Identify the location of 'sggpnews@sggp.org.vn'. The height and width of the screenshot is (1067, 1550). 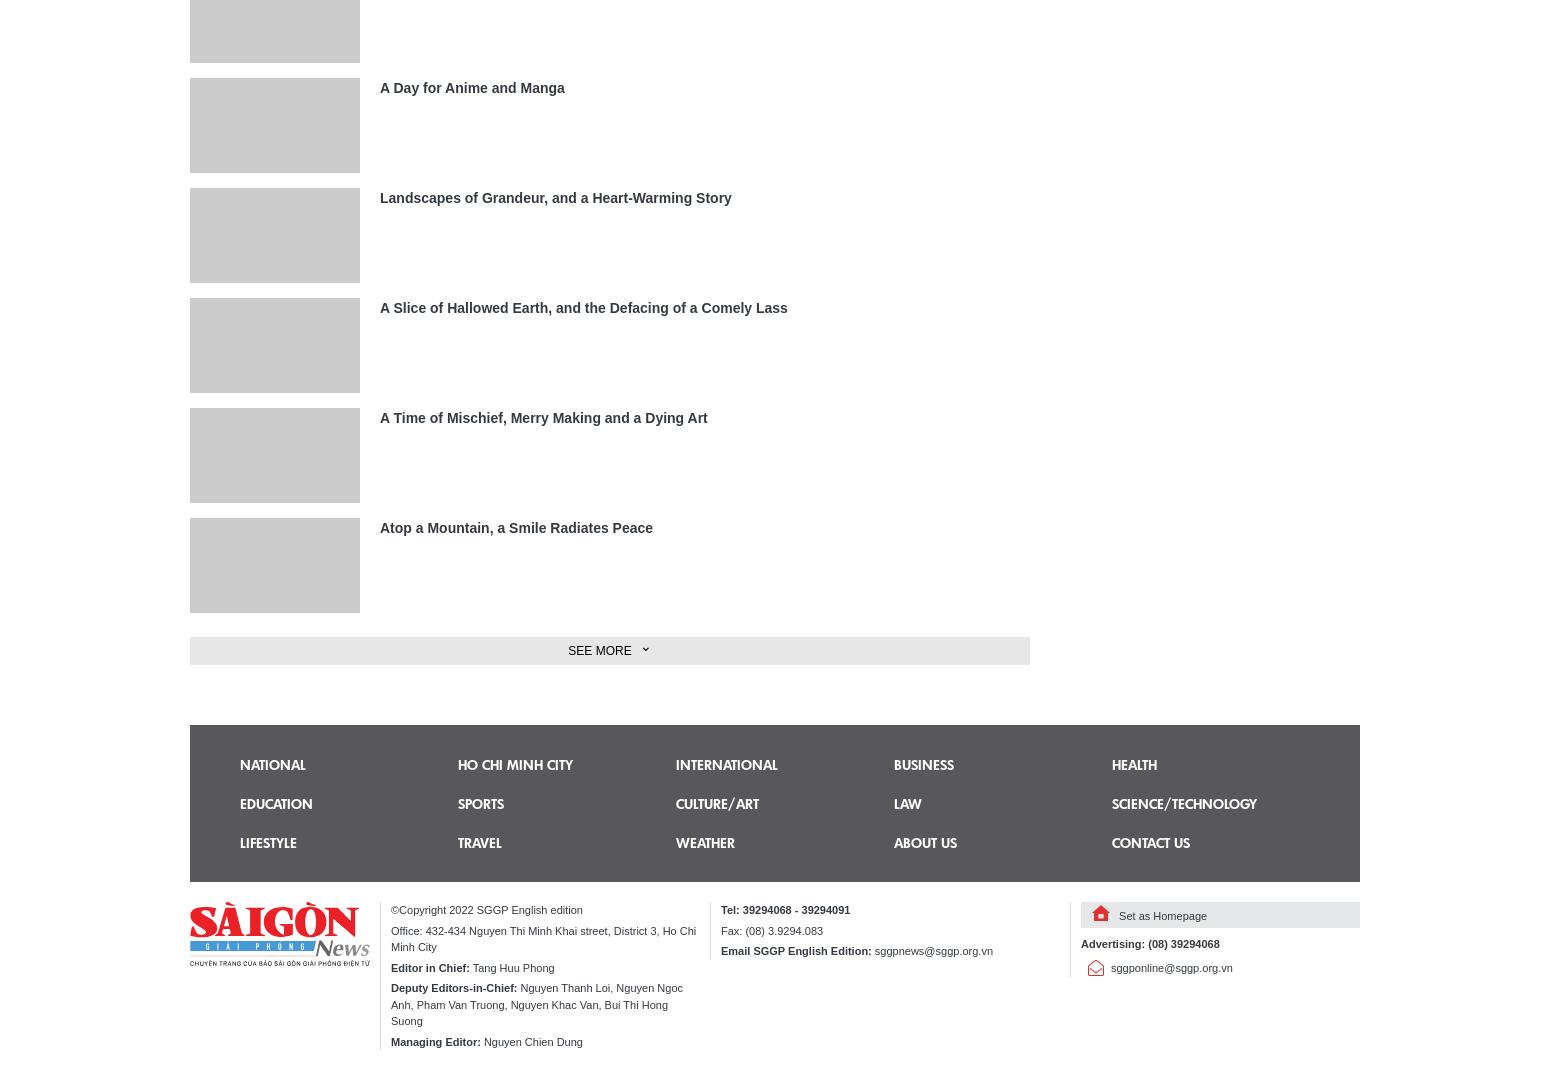
(932, 951).